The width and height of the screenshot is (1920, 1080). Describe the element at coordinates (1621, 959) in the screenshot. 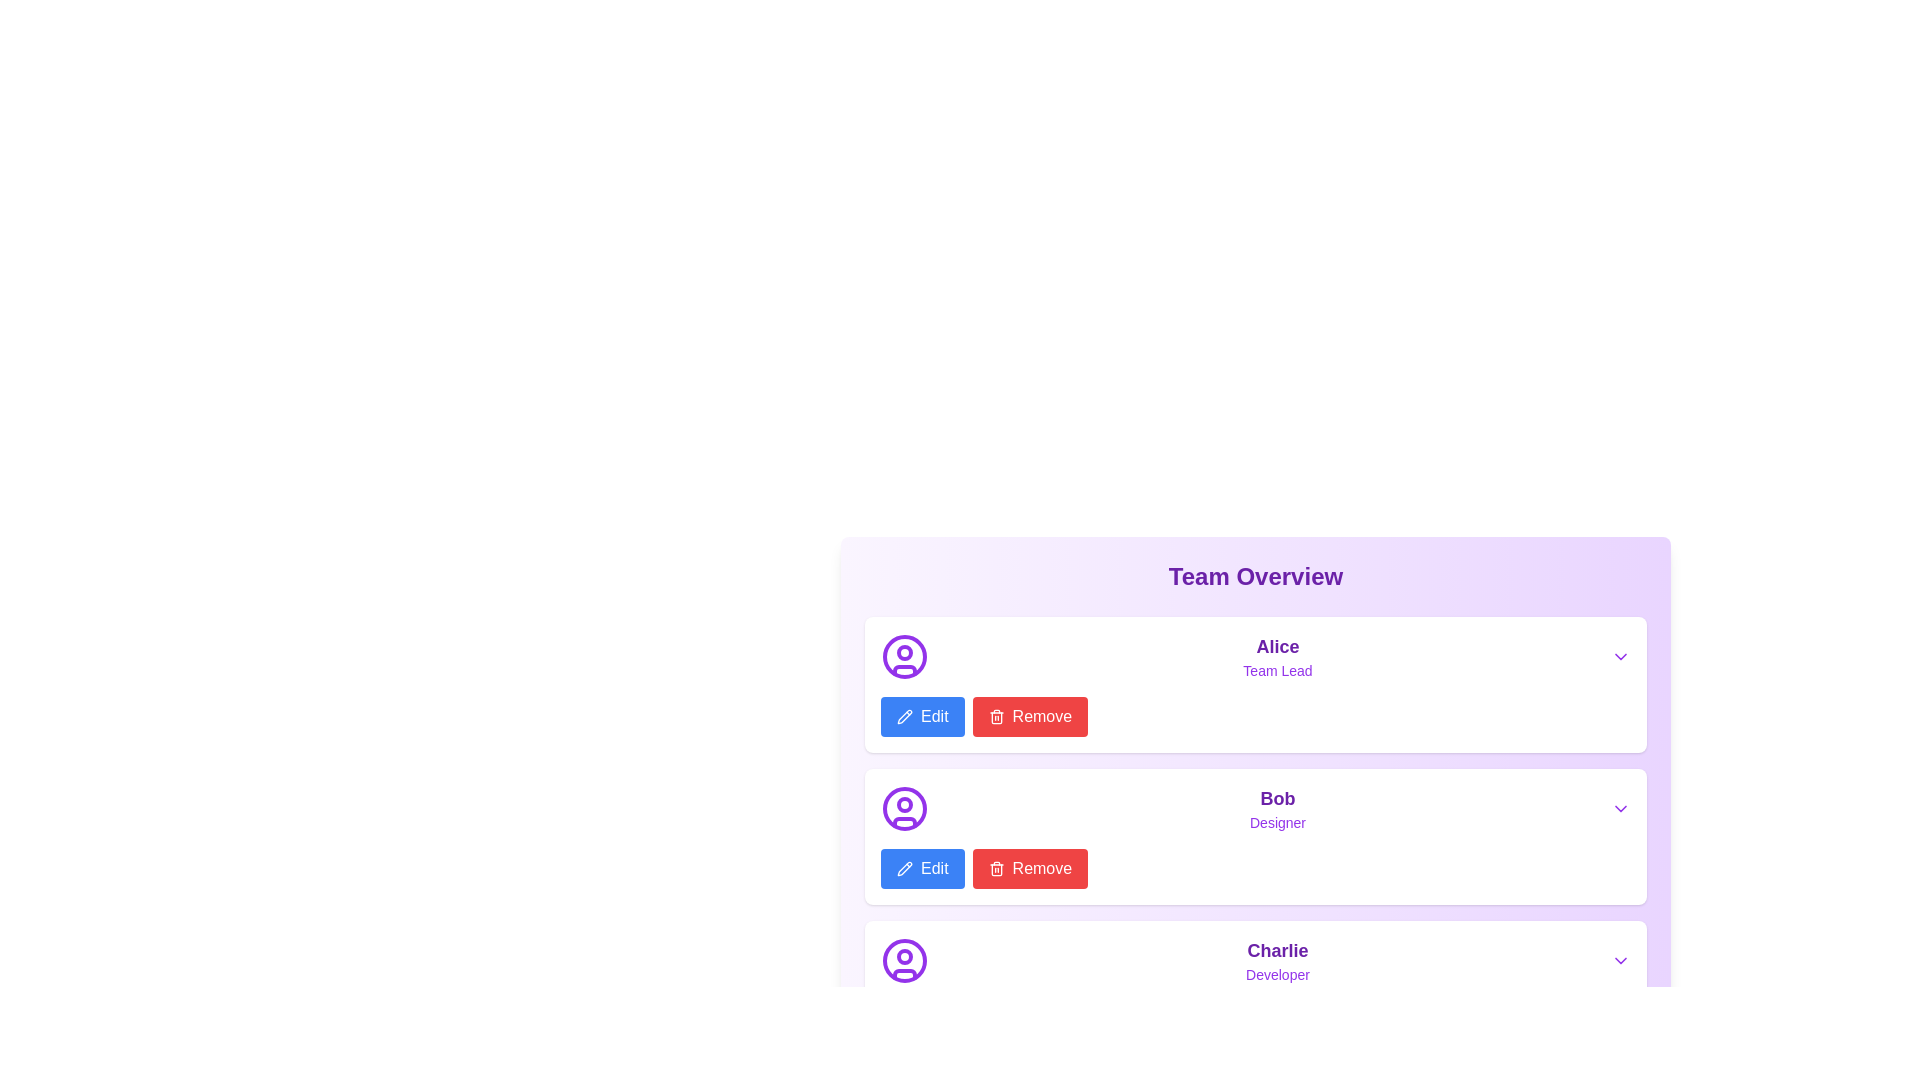

I see `the purple downward-pointing chevron dropdown toggle button located at the far-right end of the 'Charlie, Developer' section` at that location.